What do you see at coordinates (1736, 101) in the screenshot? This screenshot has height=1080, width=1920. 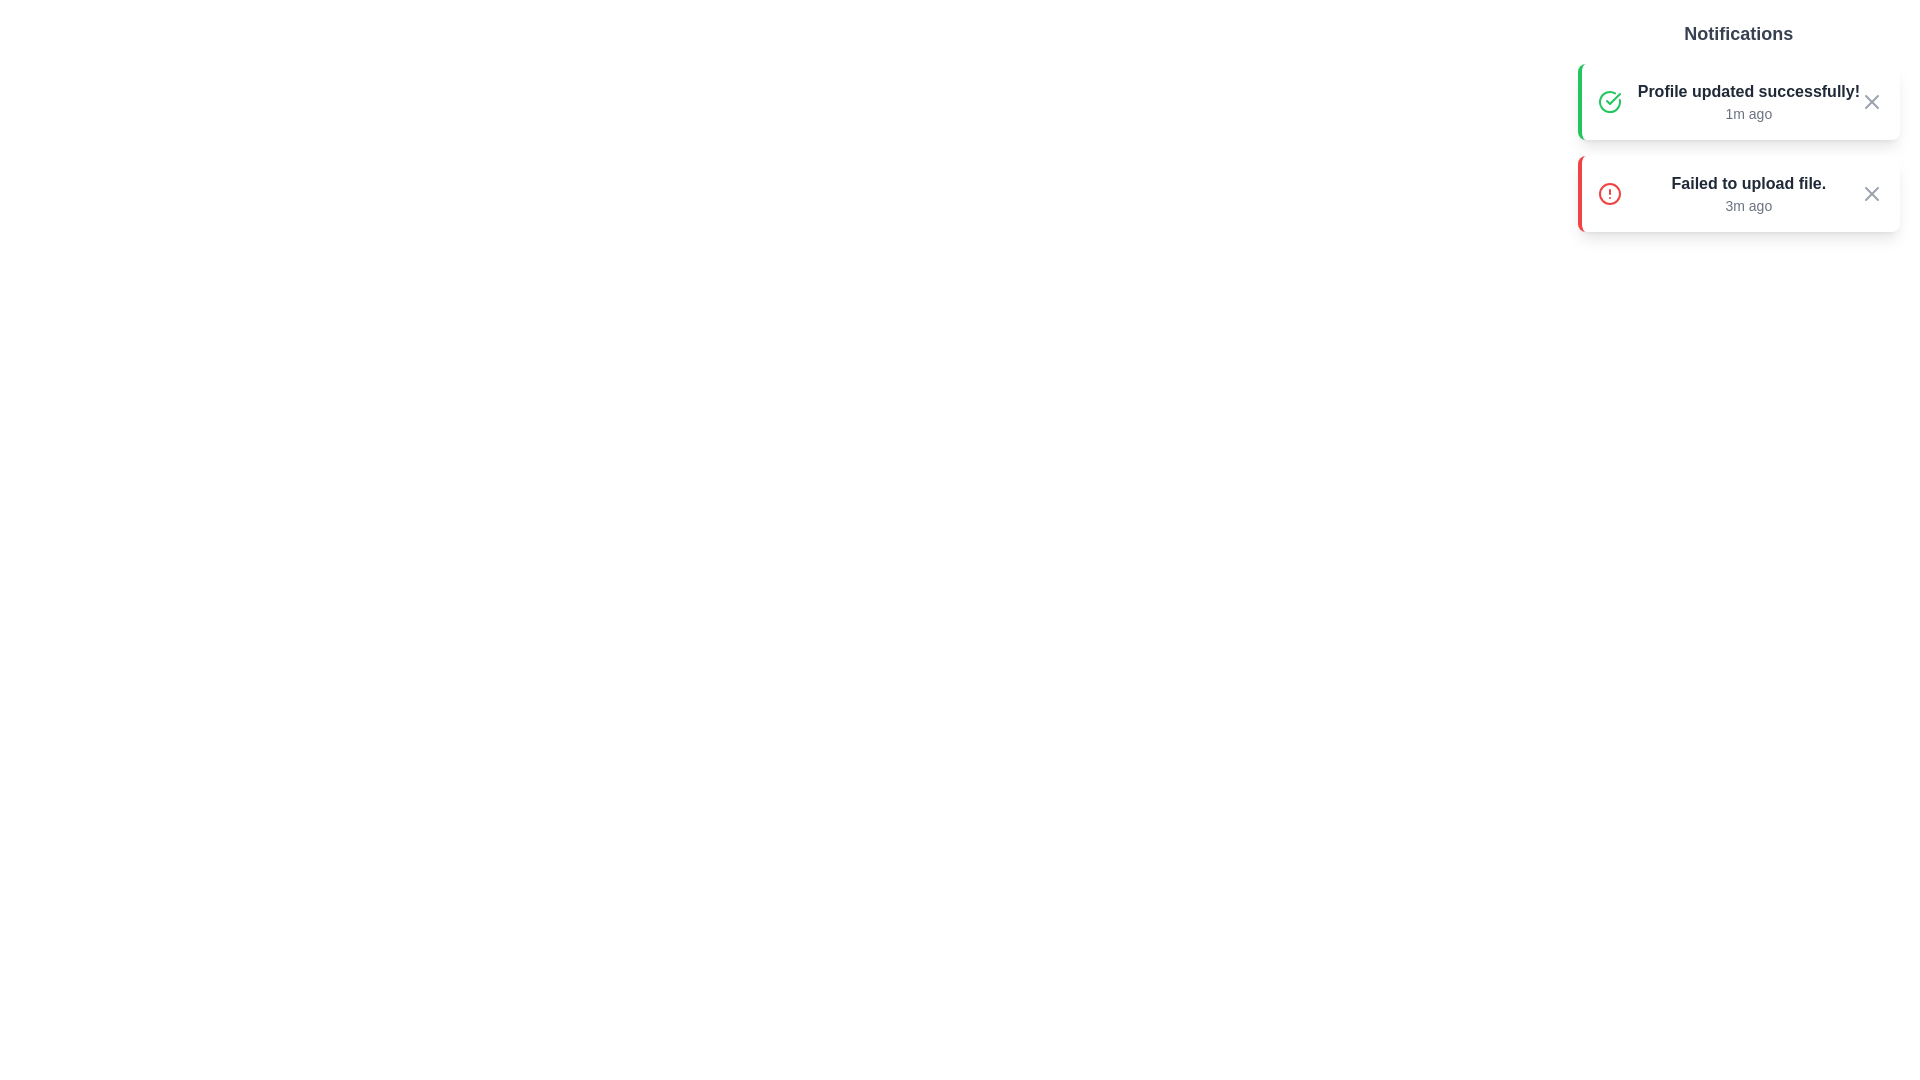 I see `the notification to expand and read its details` at bounding box center [1736, 101].